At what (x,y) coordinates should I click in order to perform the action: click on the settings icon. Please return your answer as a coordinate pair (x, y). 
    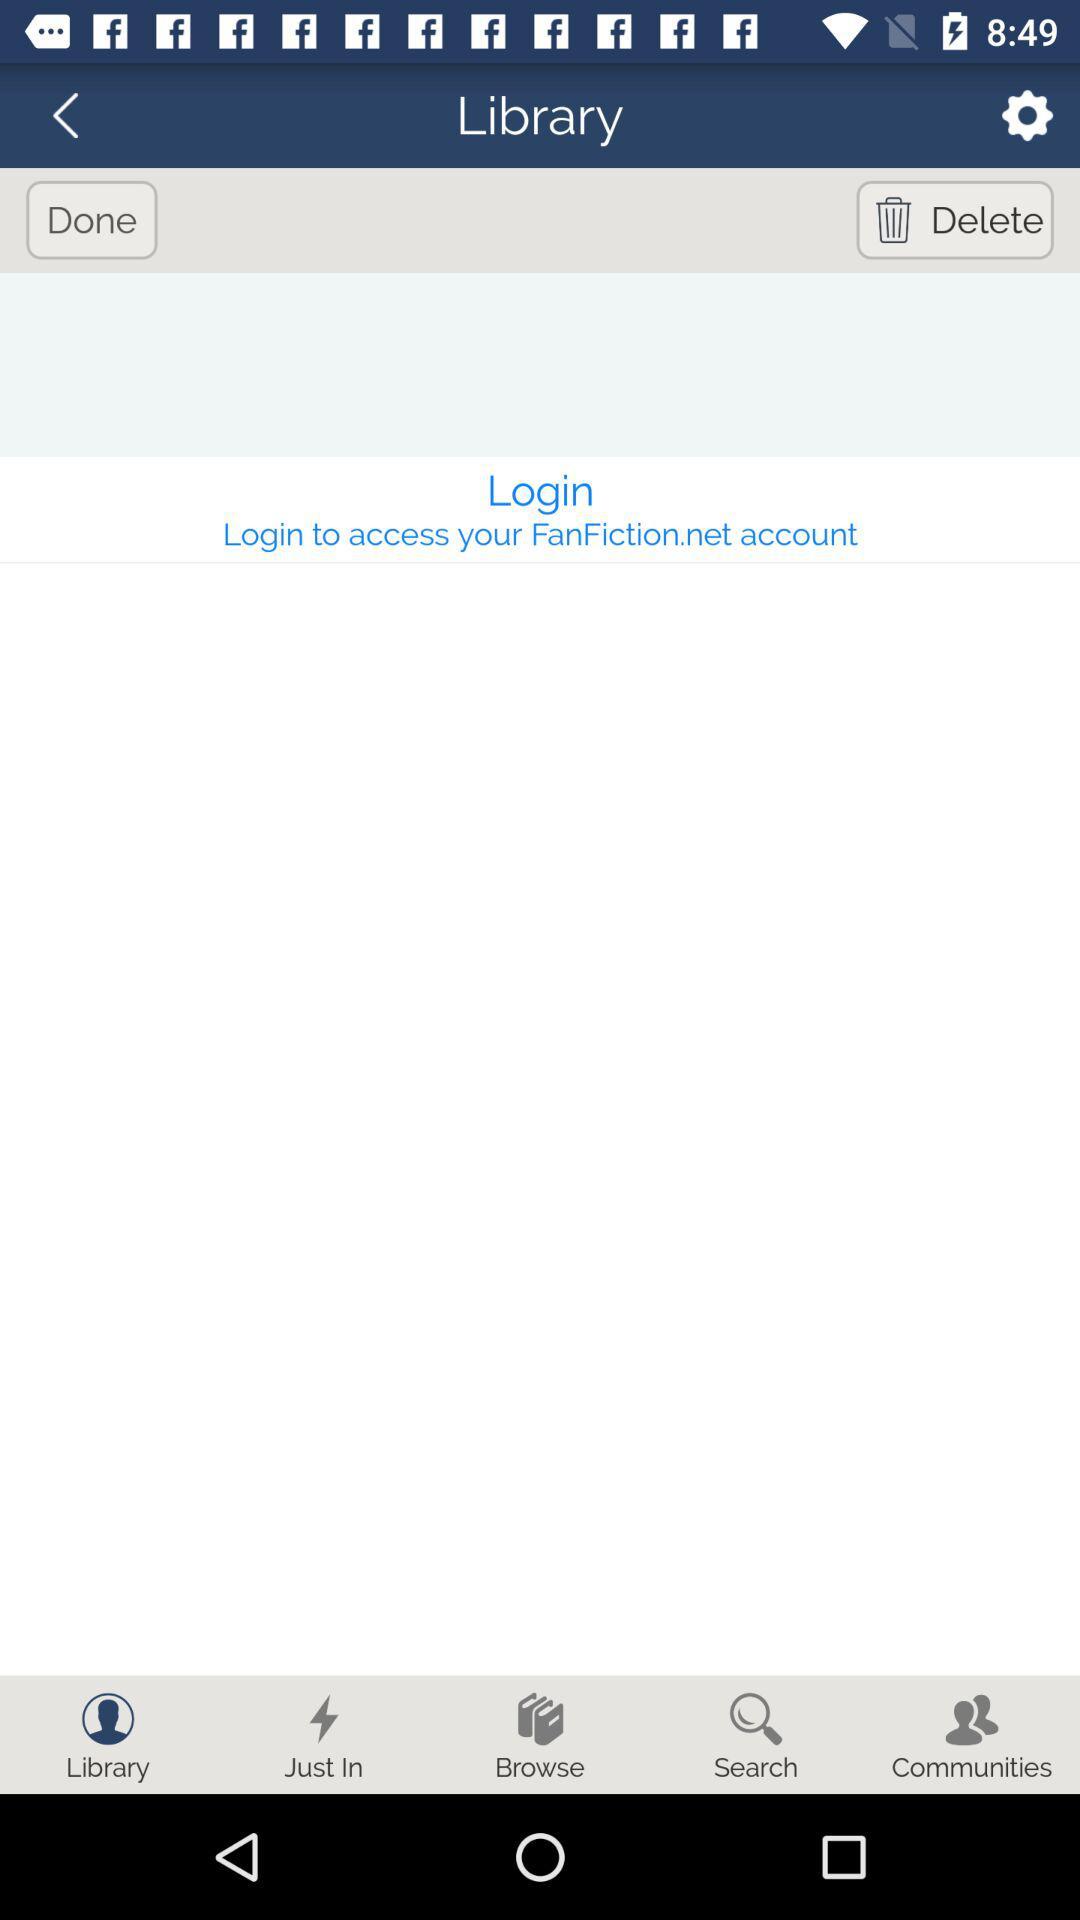
    Looking at the image, I should click on (1014, 114).